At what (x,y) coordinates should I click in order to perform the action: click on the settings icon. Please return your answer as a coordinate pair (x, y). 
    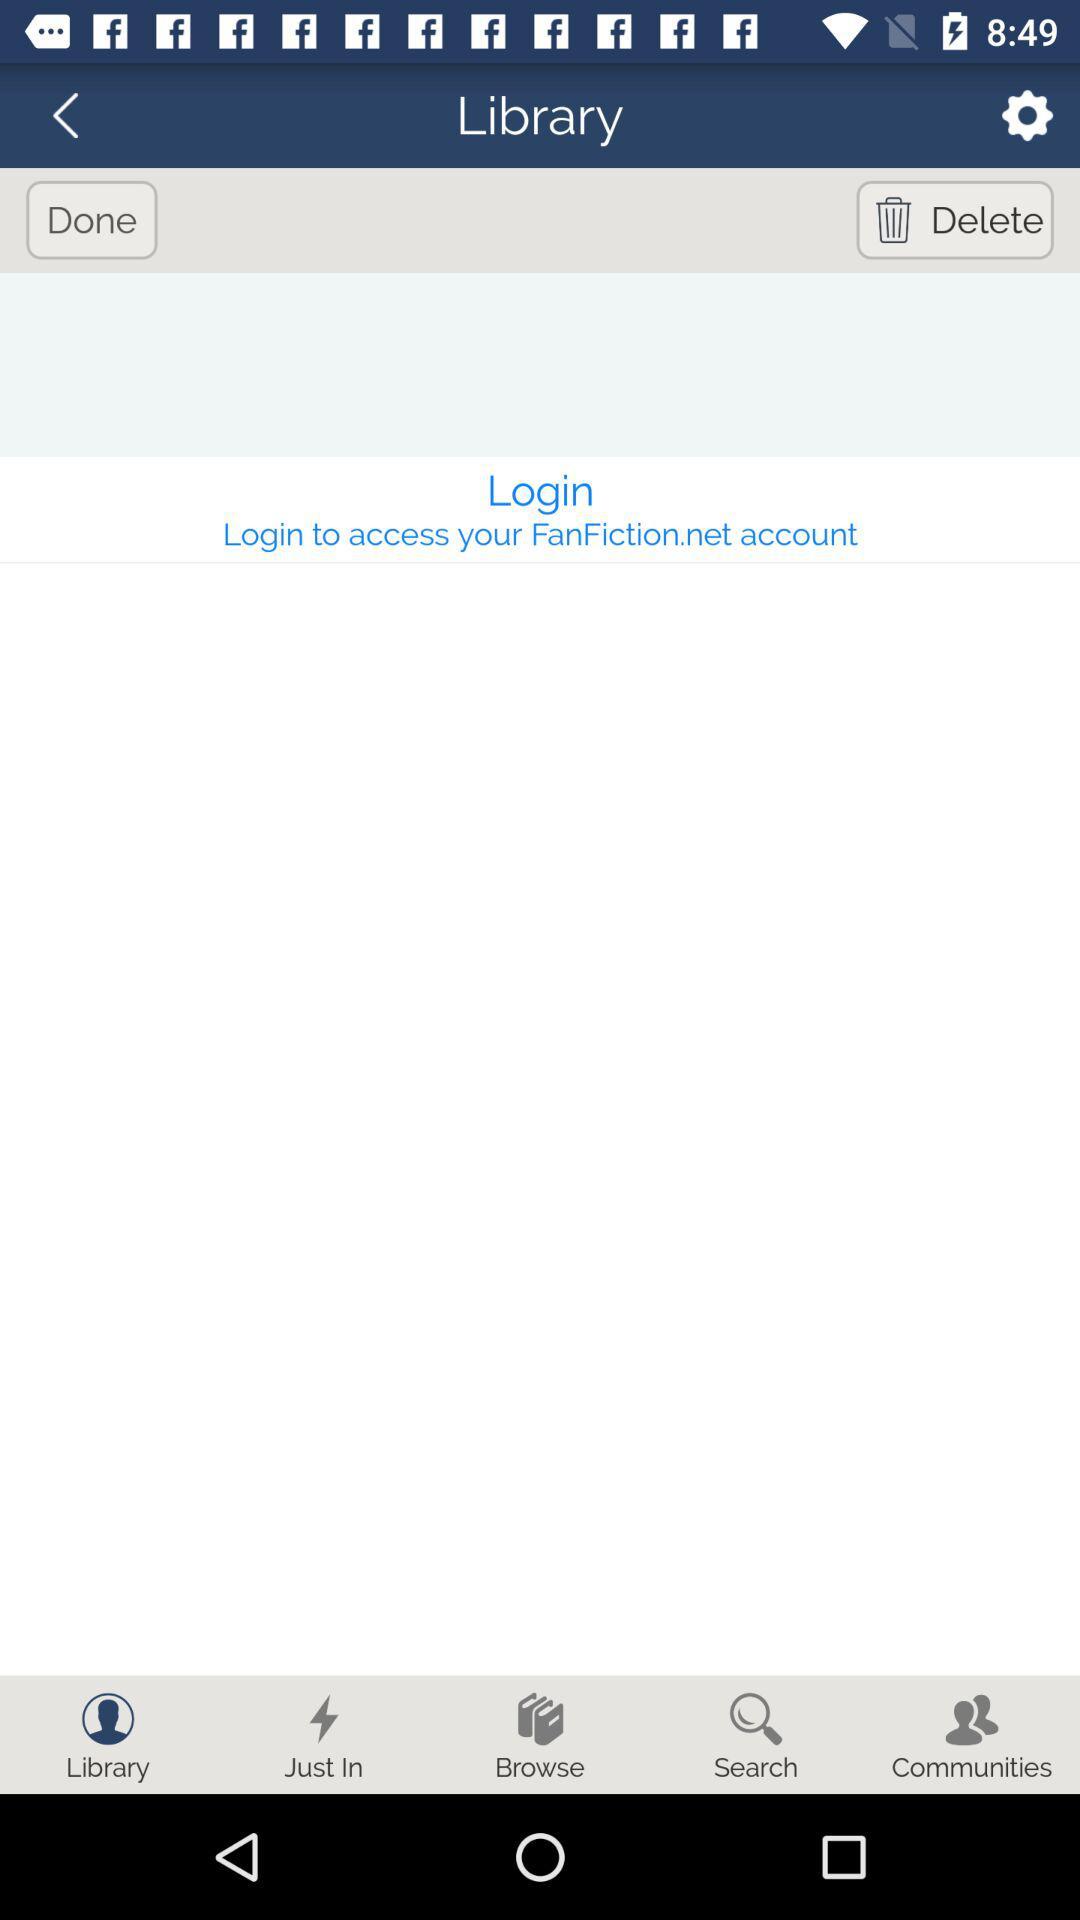
    Looking at the image, I should click on (1014, 114).